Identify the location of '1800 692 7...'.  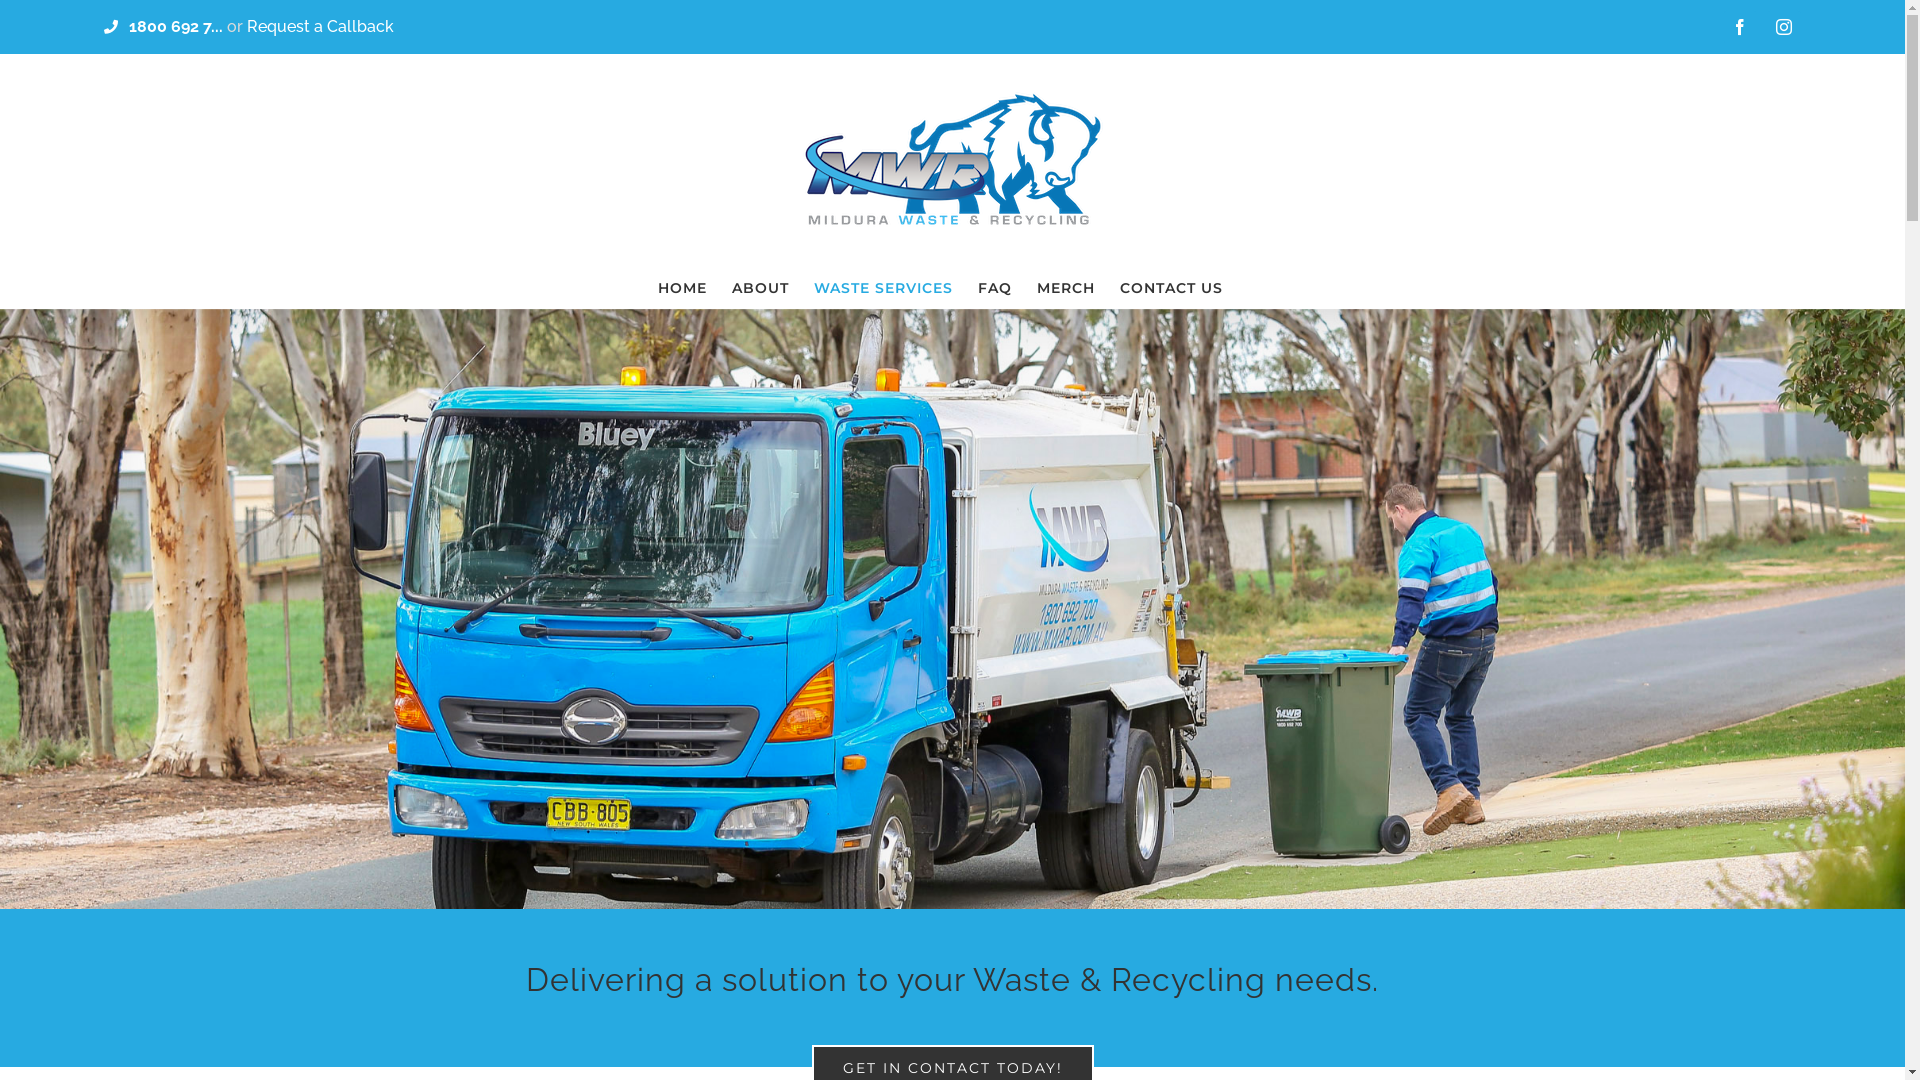
(176, 25).